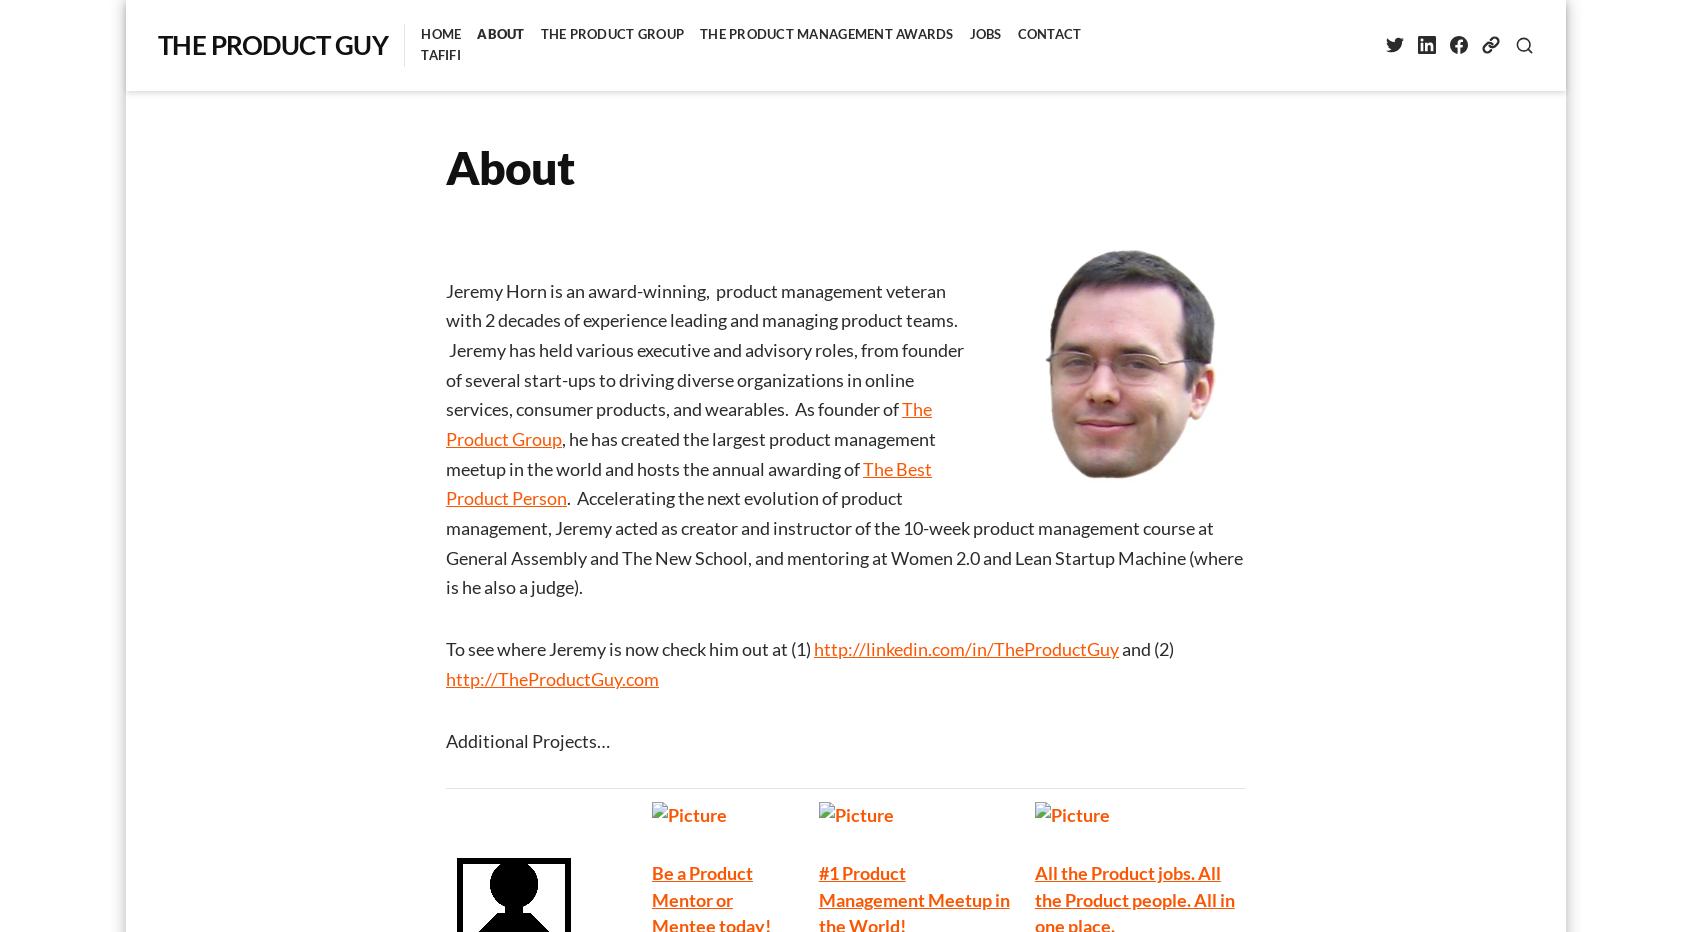 The image size is (1692, 932). I want to click on 'http://linkedin.com/in/TheProductGuy', so click(966, 649).